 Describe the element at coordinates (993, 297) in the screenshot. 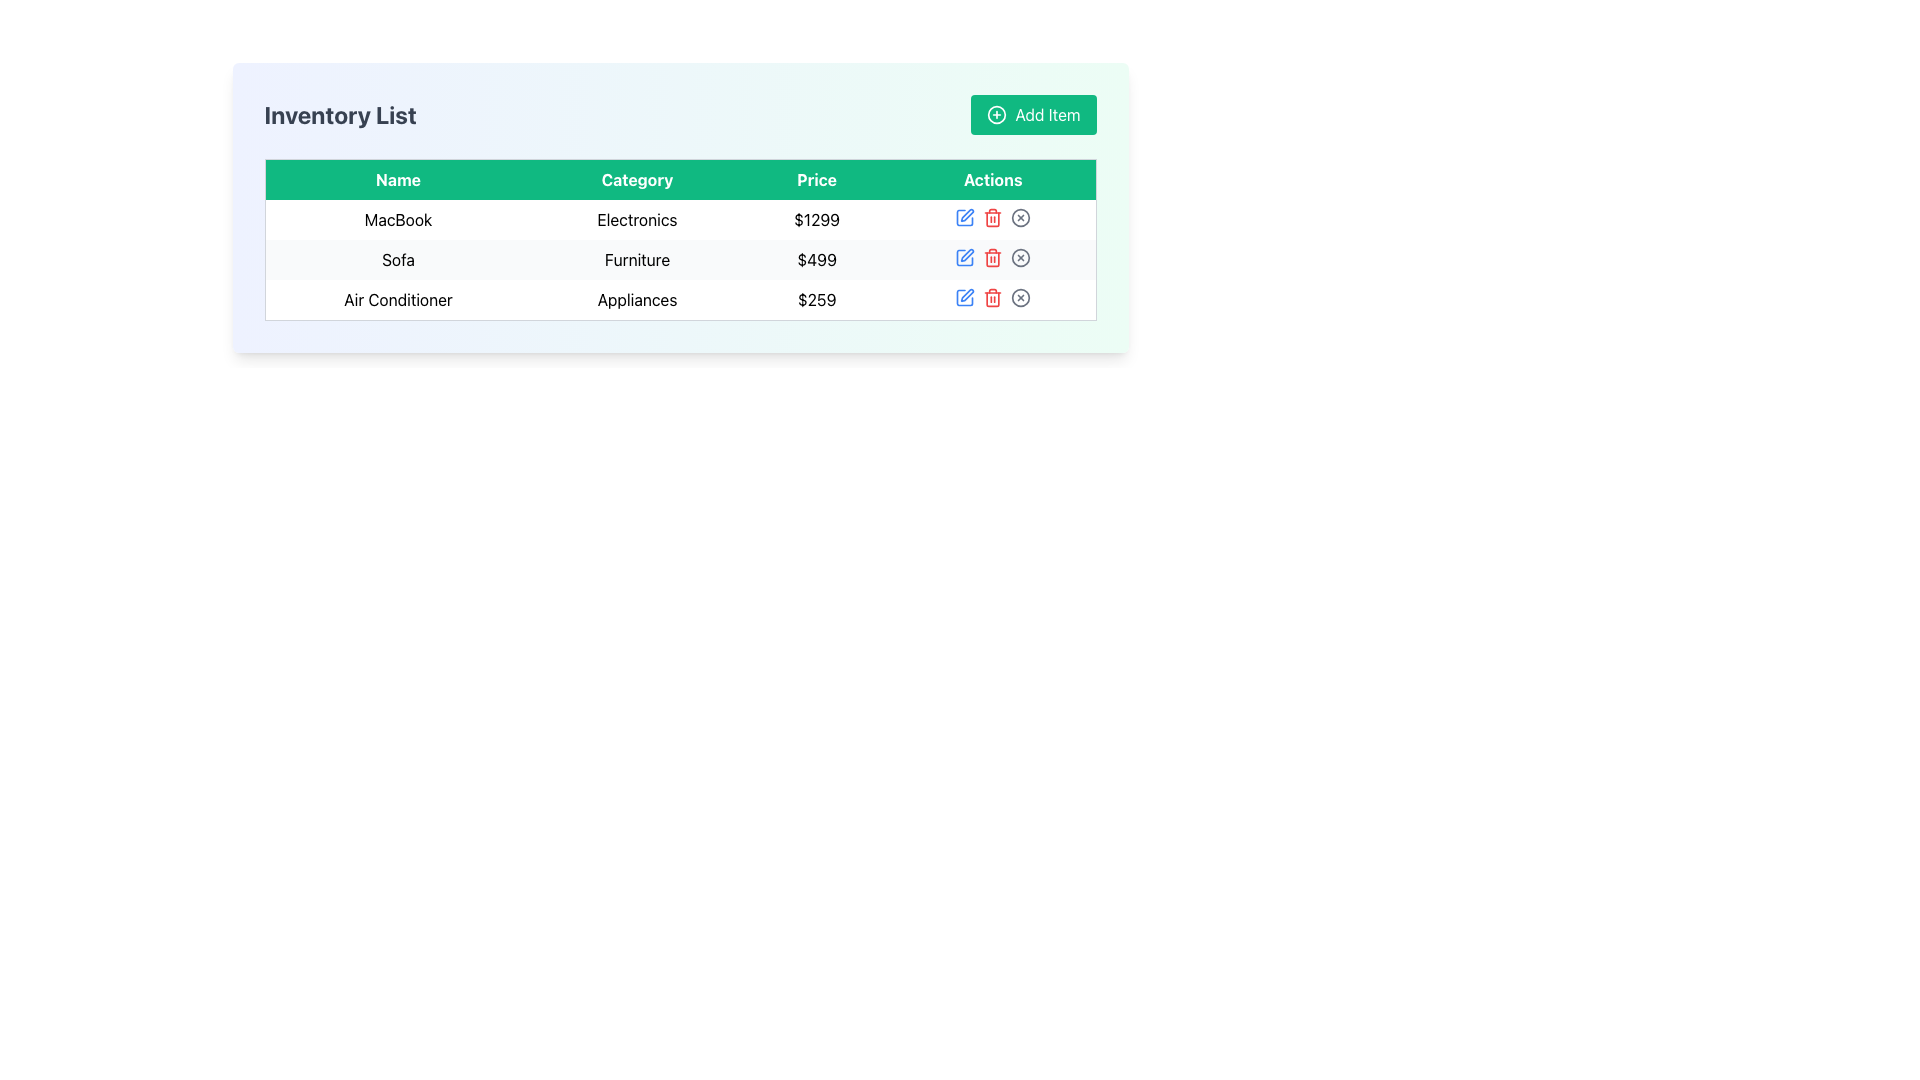

I see `the row of interactive icons corresponding to the 'Air Conditioner' item in the actions column` at that location.